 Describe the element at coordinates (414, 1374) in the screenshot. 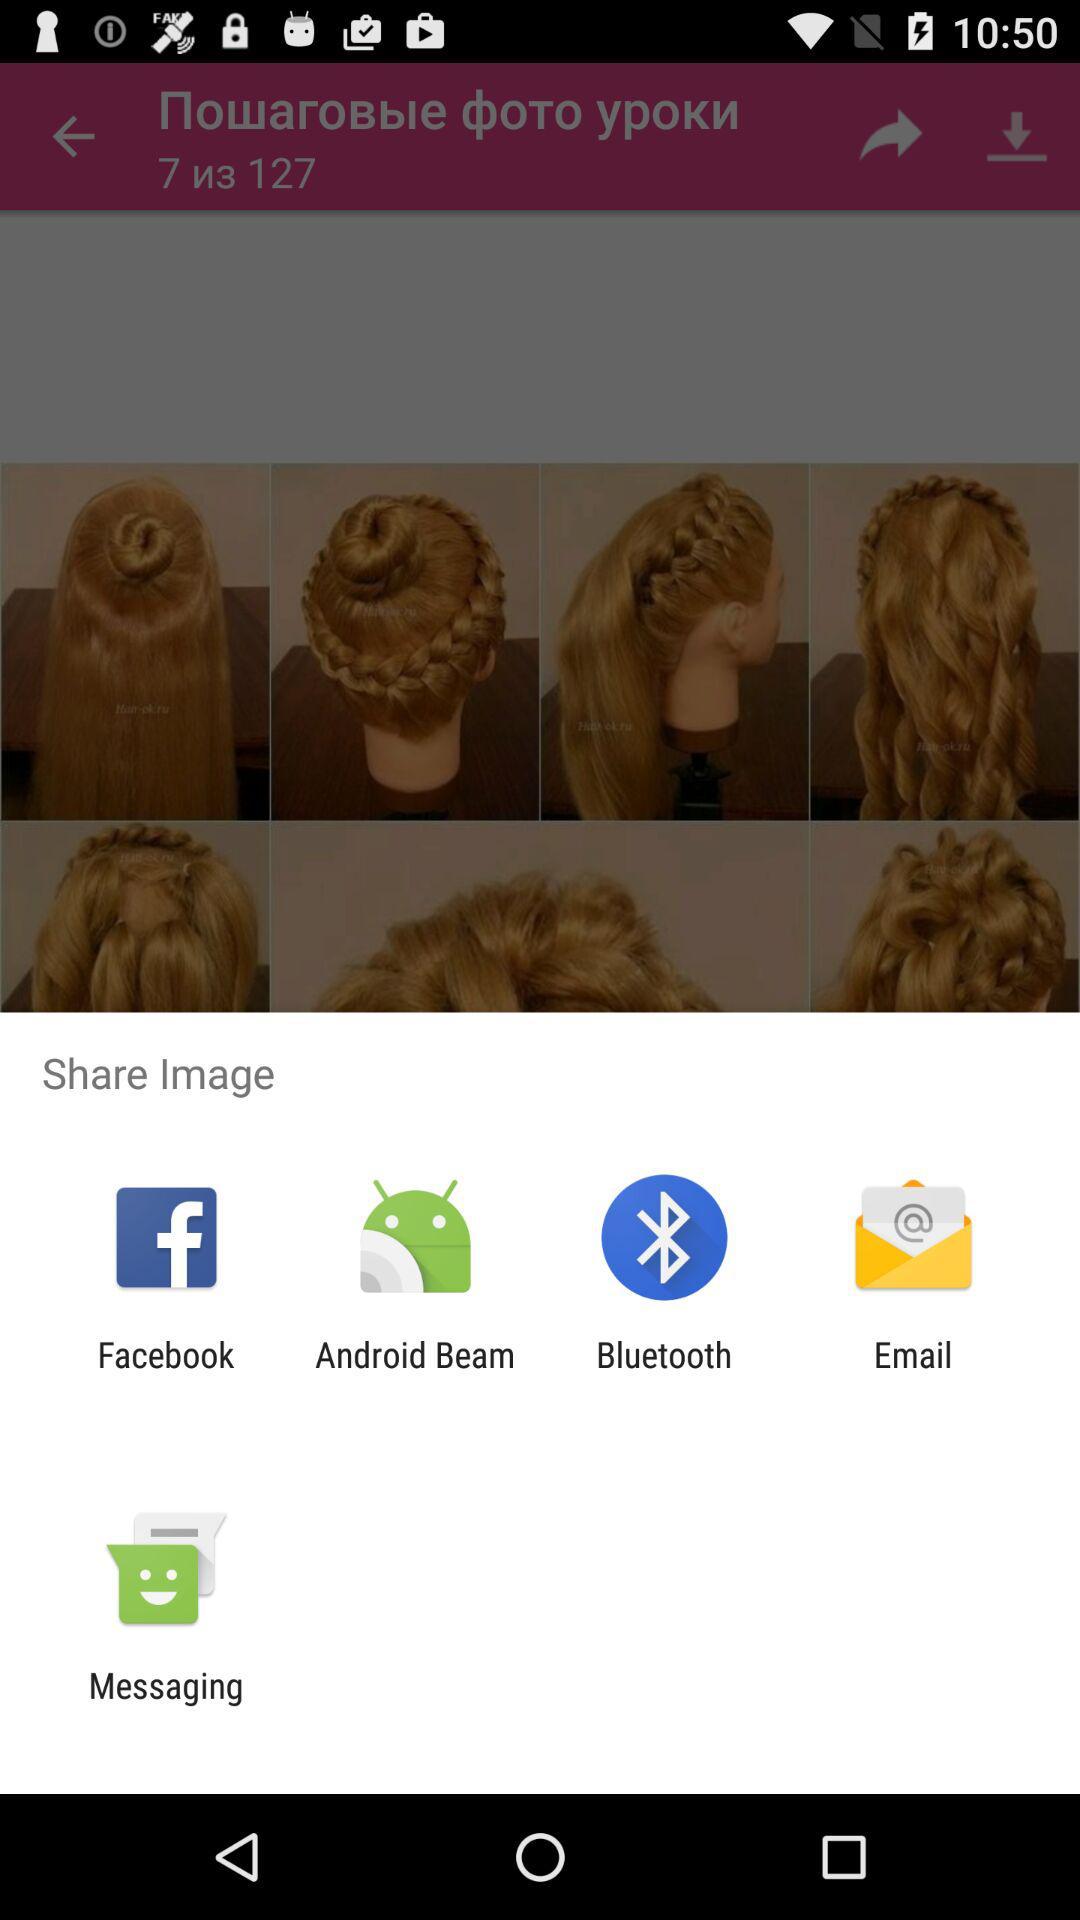

I see `the icon next to the bluetooth` at that location.